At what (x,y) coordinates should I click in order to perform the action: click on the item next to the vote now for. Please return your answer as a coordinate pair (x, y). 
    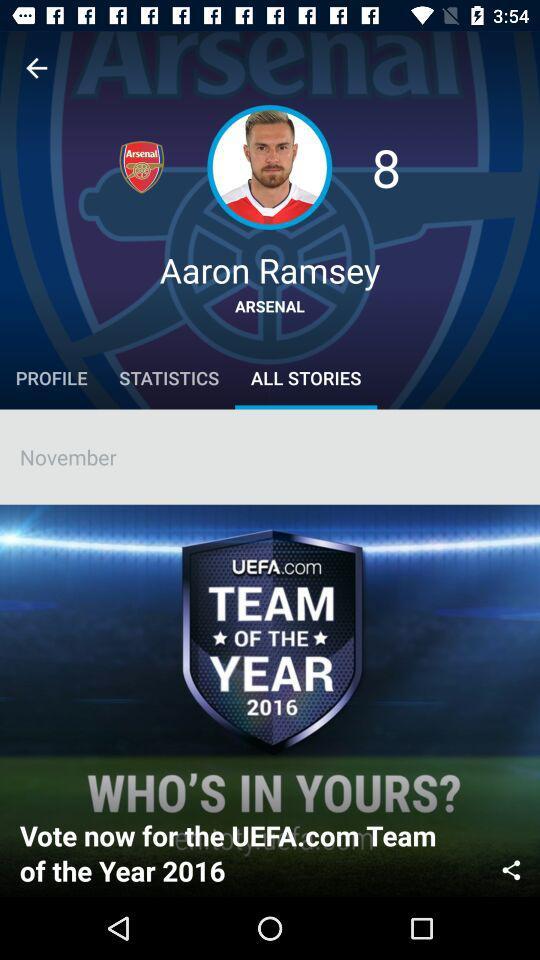
    Looking at the image, I should click on (511, 867).